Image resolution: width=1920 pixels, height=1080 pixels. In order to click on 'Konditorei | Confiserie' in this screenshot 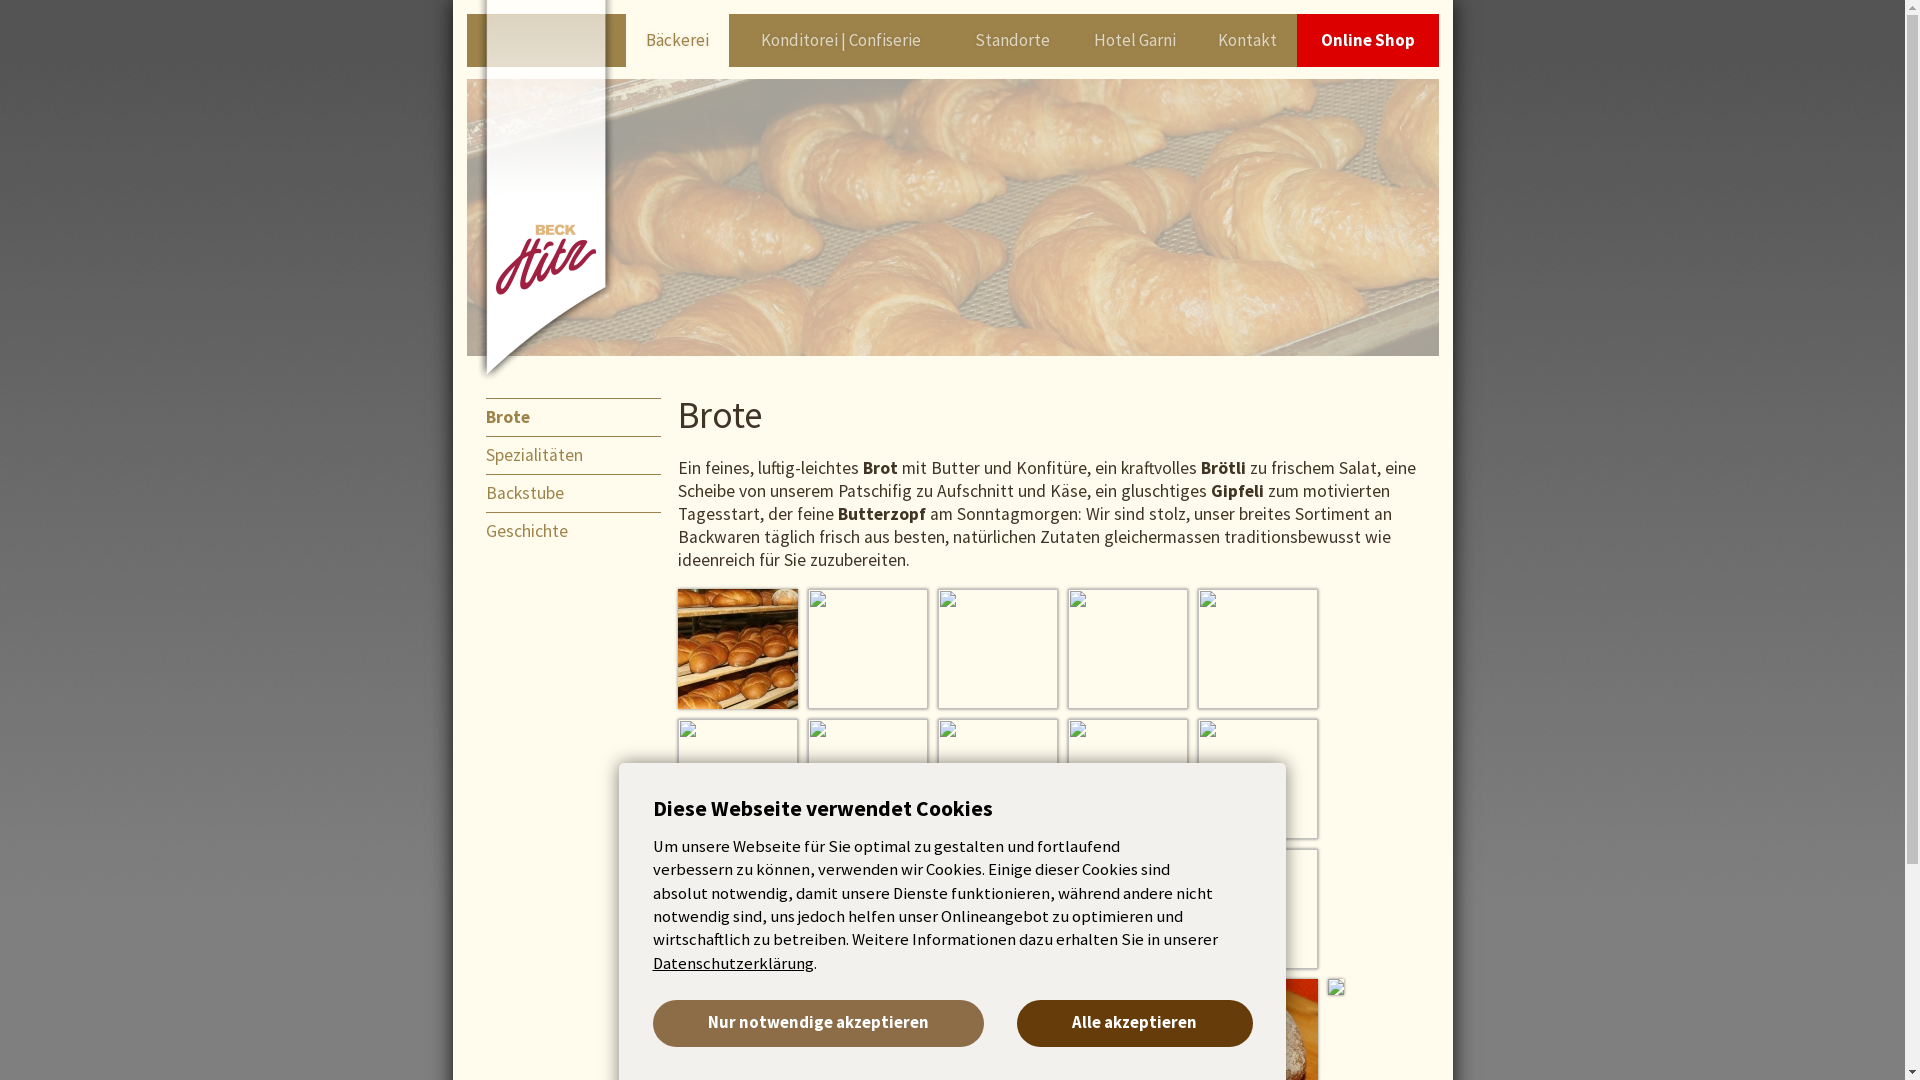, I will do `click(840, 40)`.